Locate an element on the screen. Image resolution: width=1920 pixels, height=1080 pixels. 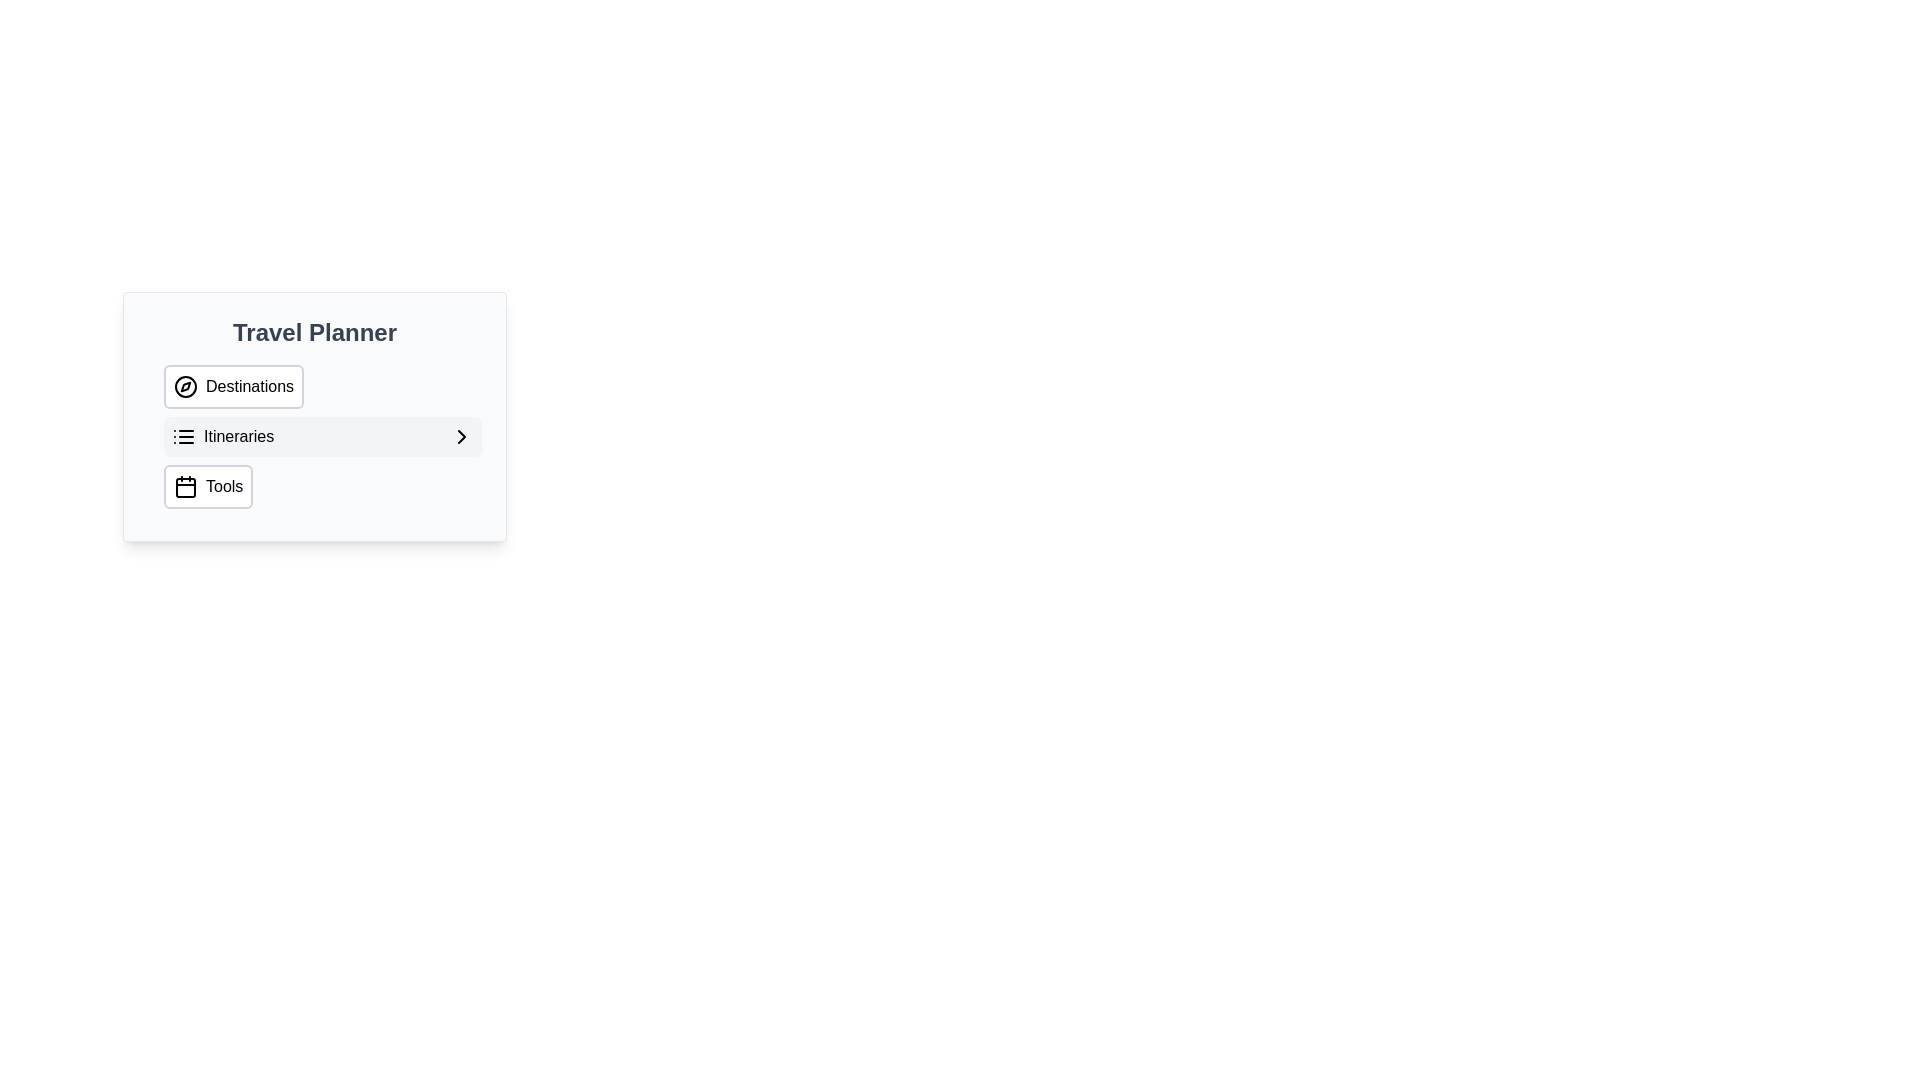
the compass icon located at the leftmost side of the 'Destinations' button in the 'Travel Planner' section is located at coordinates (186, 386).